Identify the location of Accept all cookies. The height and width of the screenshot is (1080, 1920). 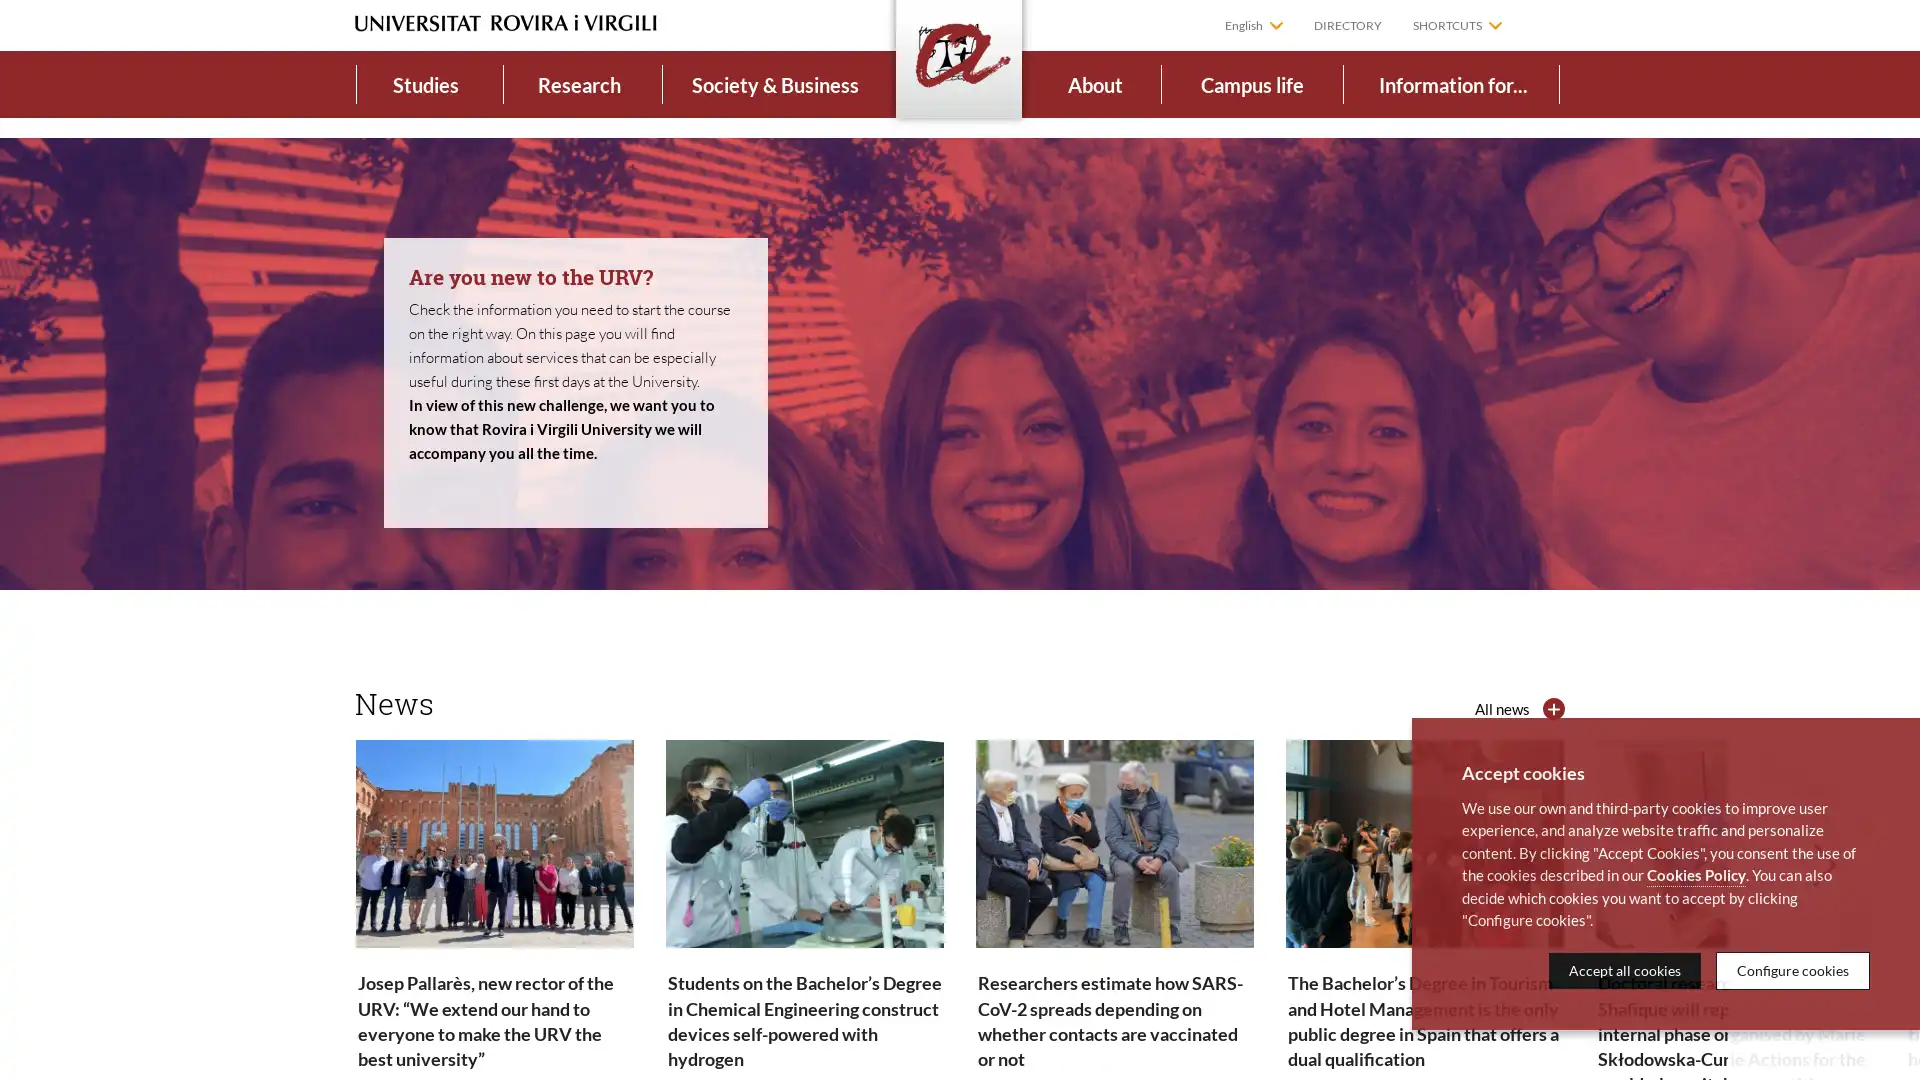
(1625, 969).